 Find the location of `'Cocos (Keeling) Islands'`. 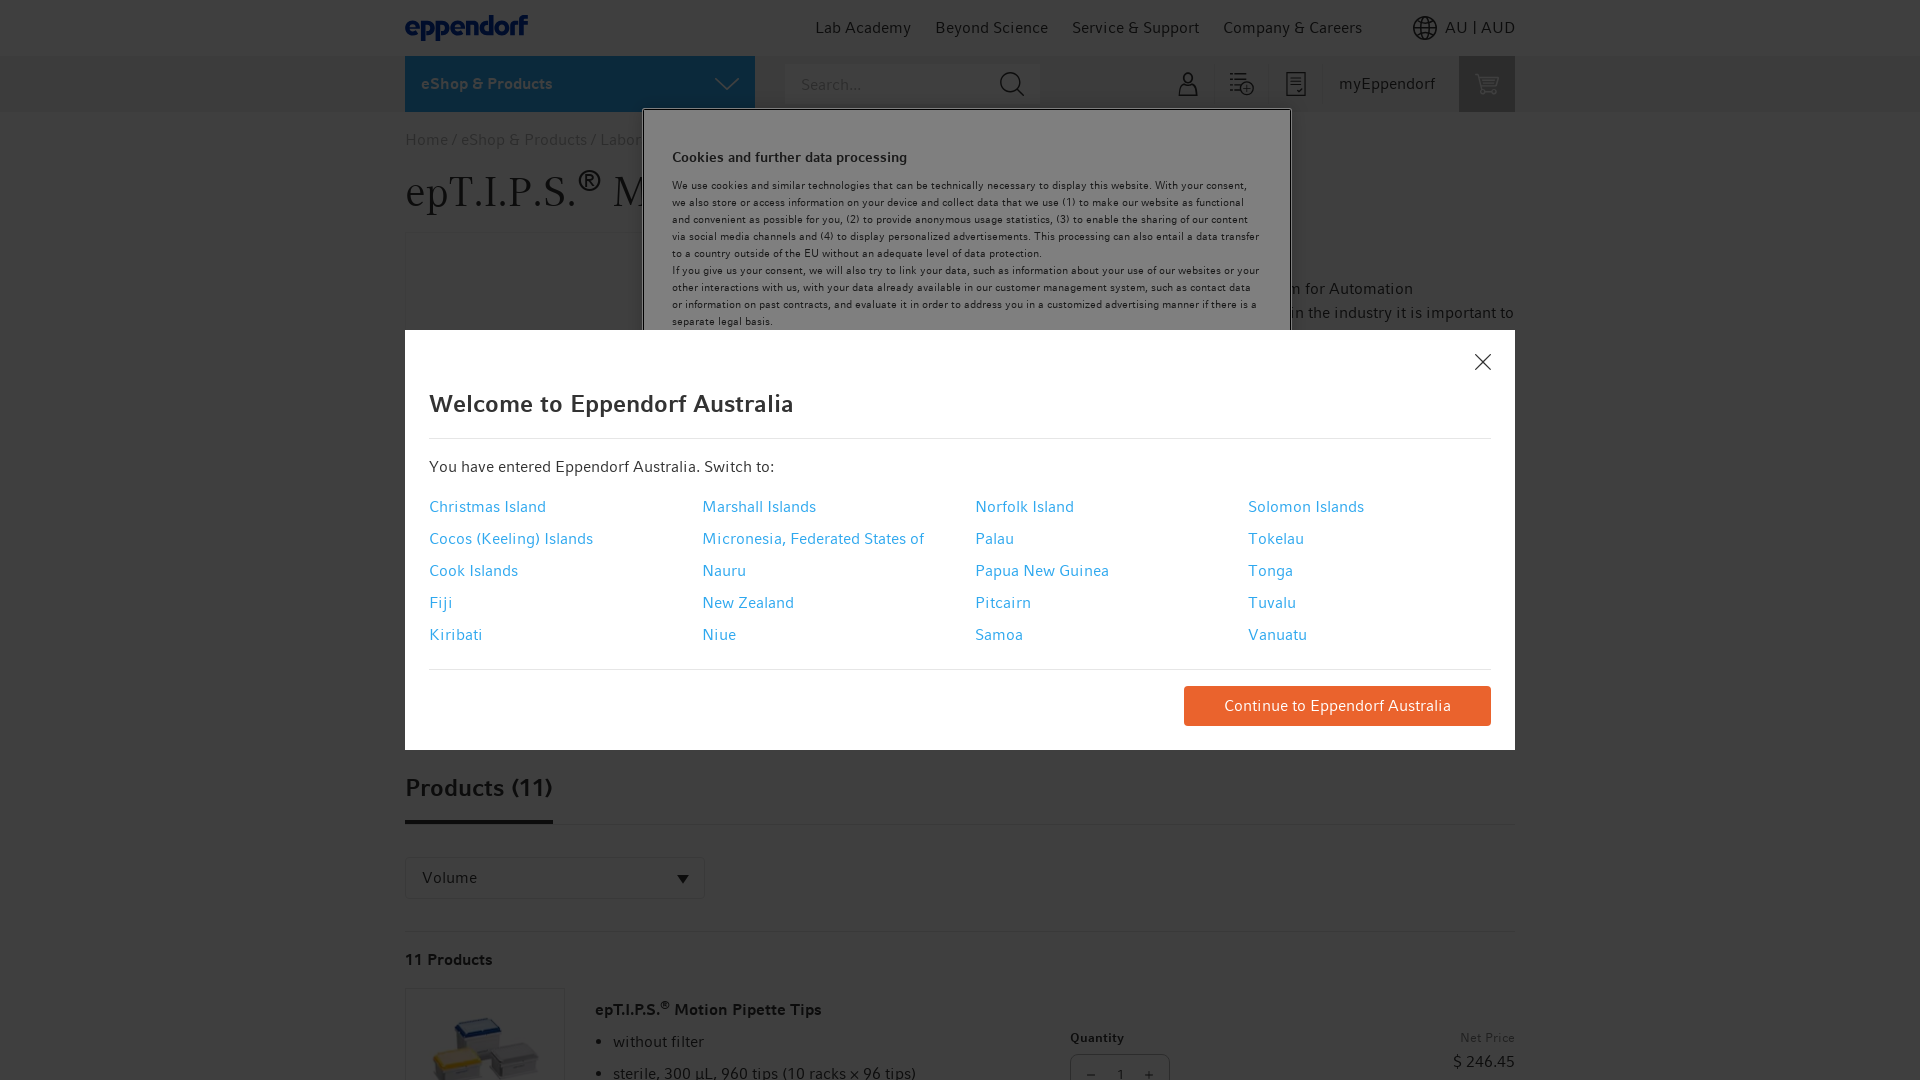

'Cocos (Keeling) Islands' is located at coordinates (510, 538).